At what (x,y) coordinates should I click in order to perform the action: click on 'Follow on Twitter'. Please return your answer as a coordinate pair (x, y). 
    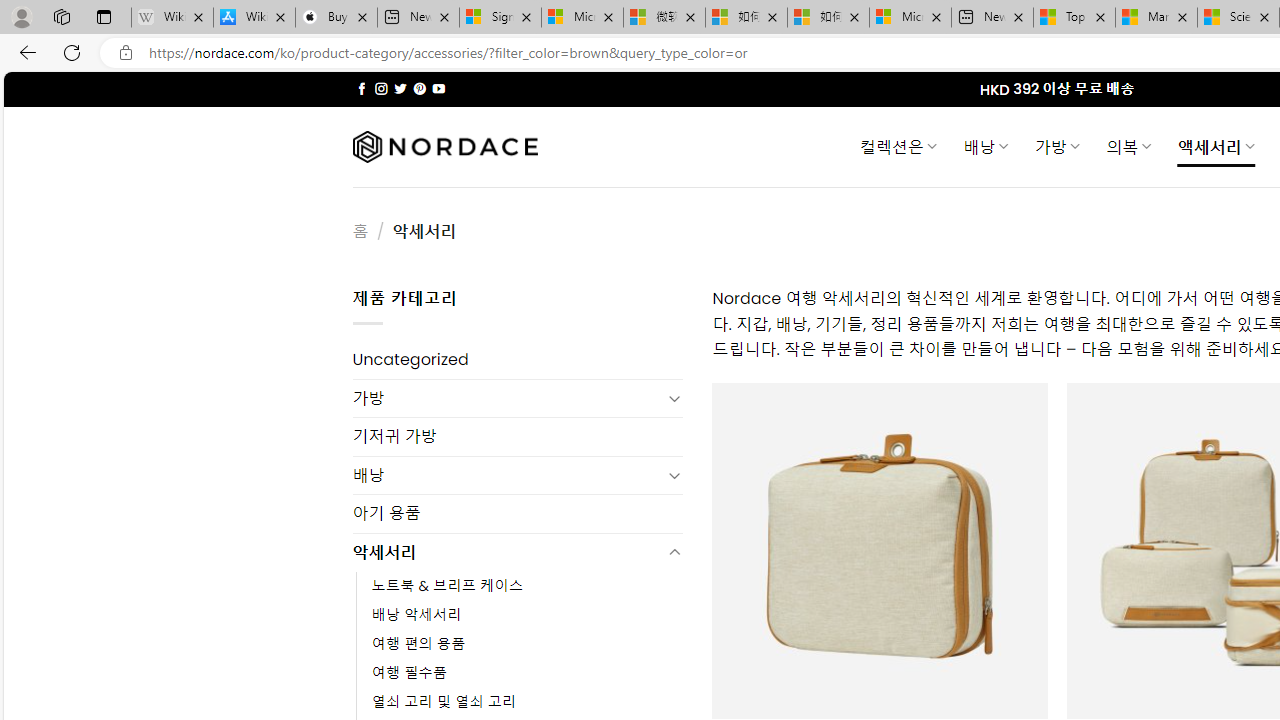
    Looking at the image, I should click on (400, 88).